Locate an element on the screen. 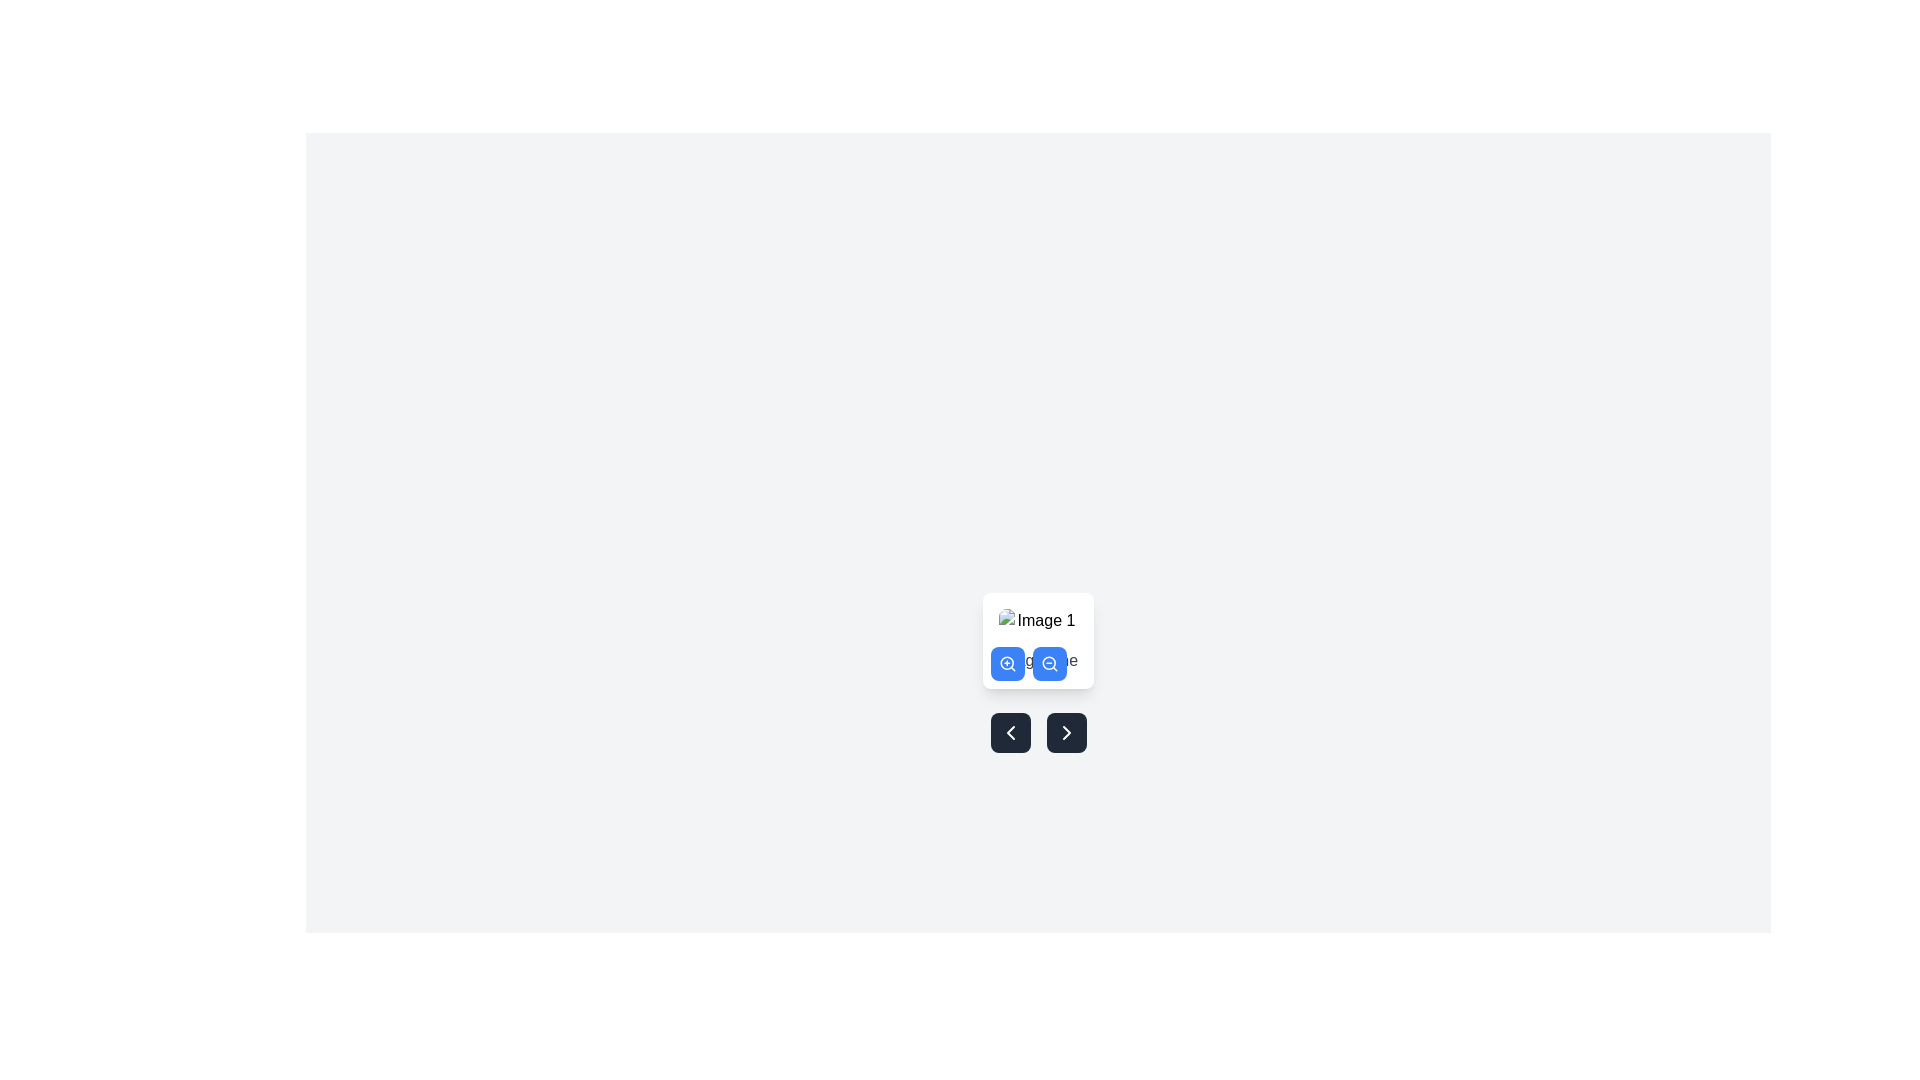 The width and height of the screenshot is (1920, 1080). the zoom-in icon, which is the second icon from the left in a row of two buttons at the bottom center of the displayed card, nested within a blue button with rounded corners is located at coordinates (1008, 663).